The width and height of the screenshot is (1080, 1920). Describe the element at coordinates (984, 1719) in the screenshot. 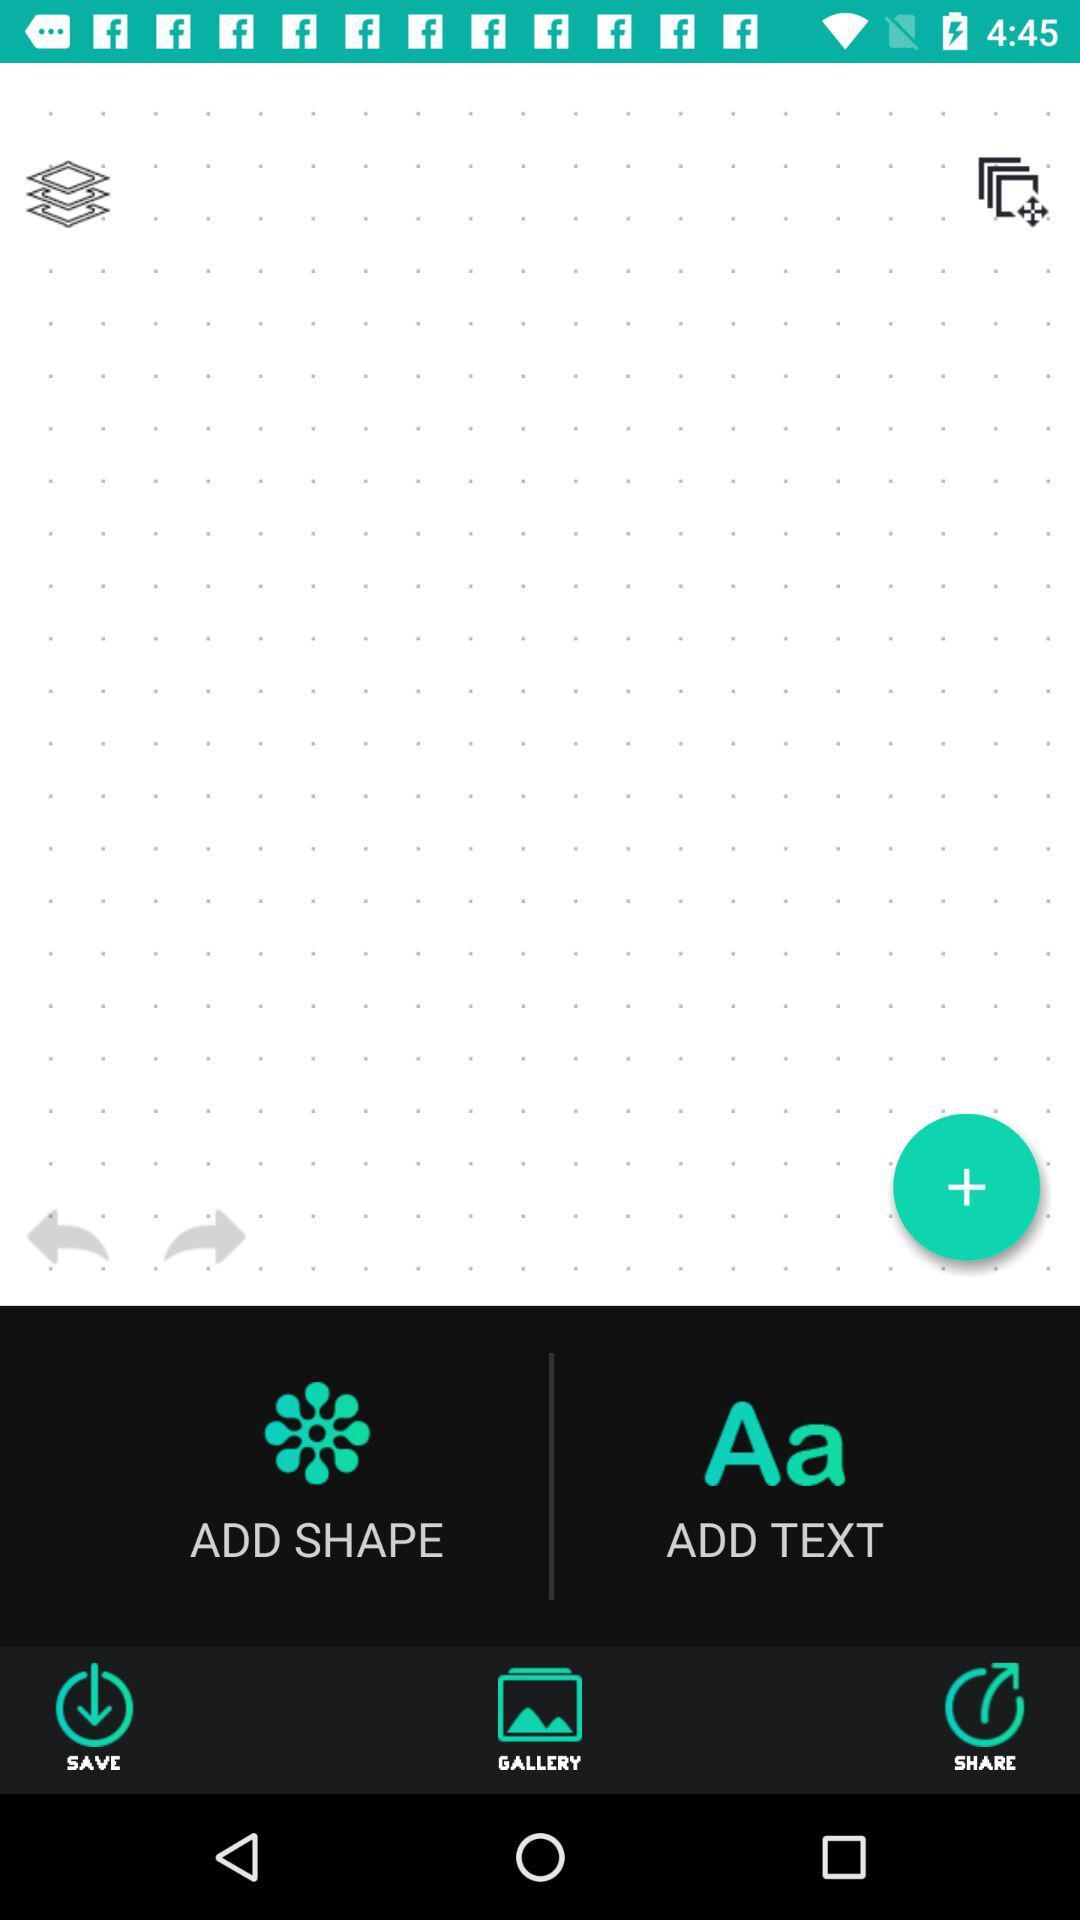

I see `the share item` at that location.